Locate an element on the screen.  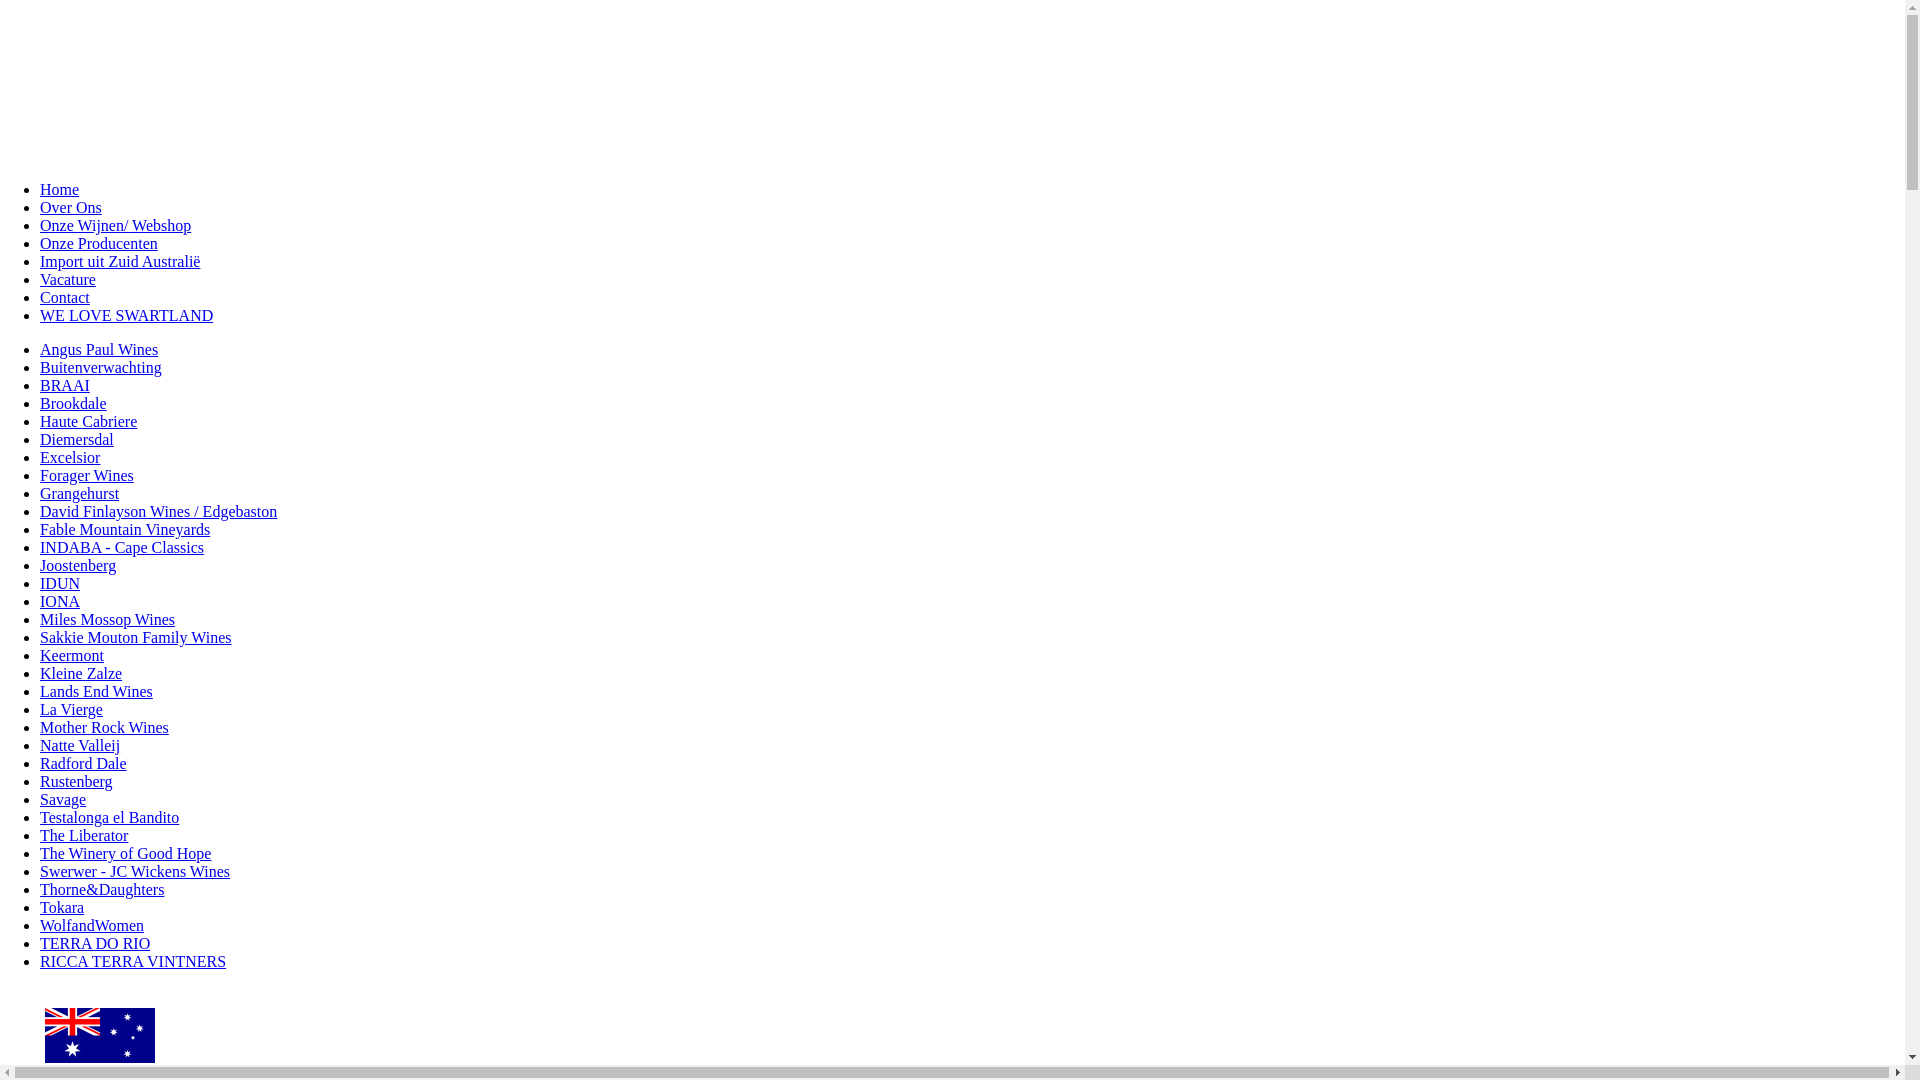
'IONA' is located at coordinates (59, 600).